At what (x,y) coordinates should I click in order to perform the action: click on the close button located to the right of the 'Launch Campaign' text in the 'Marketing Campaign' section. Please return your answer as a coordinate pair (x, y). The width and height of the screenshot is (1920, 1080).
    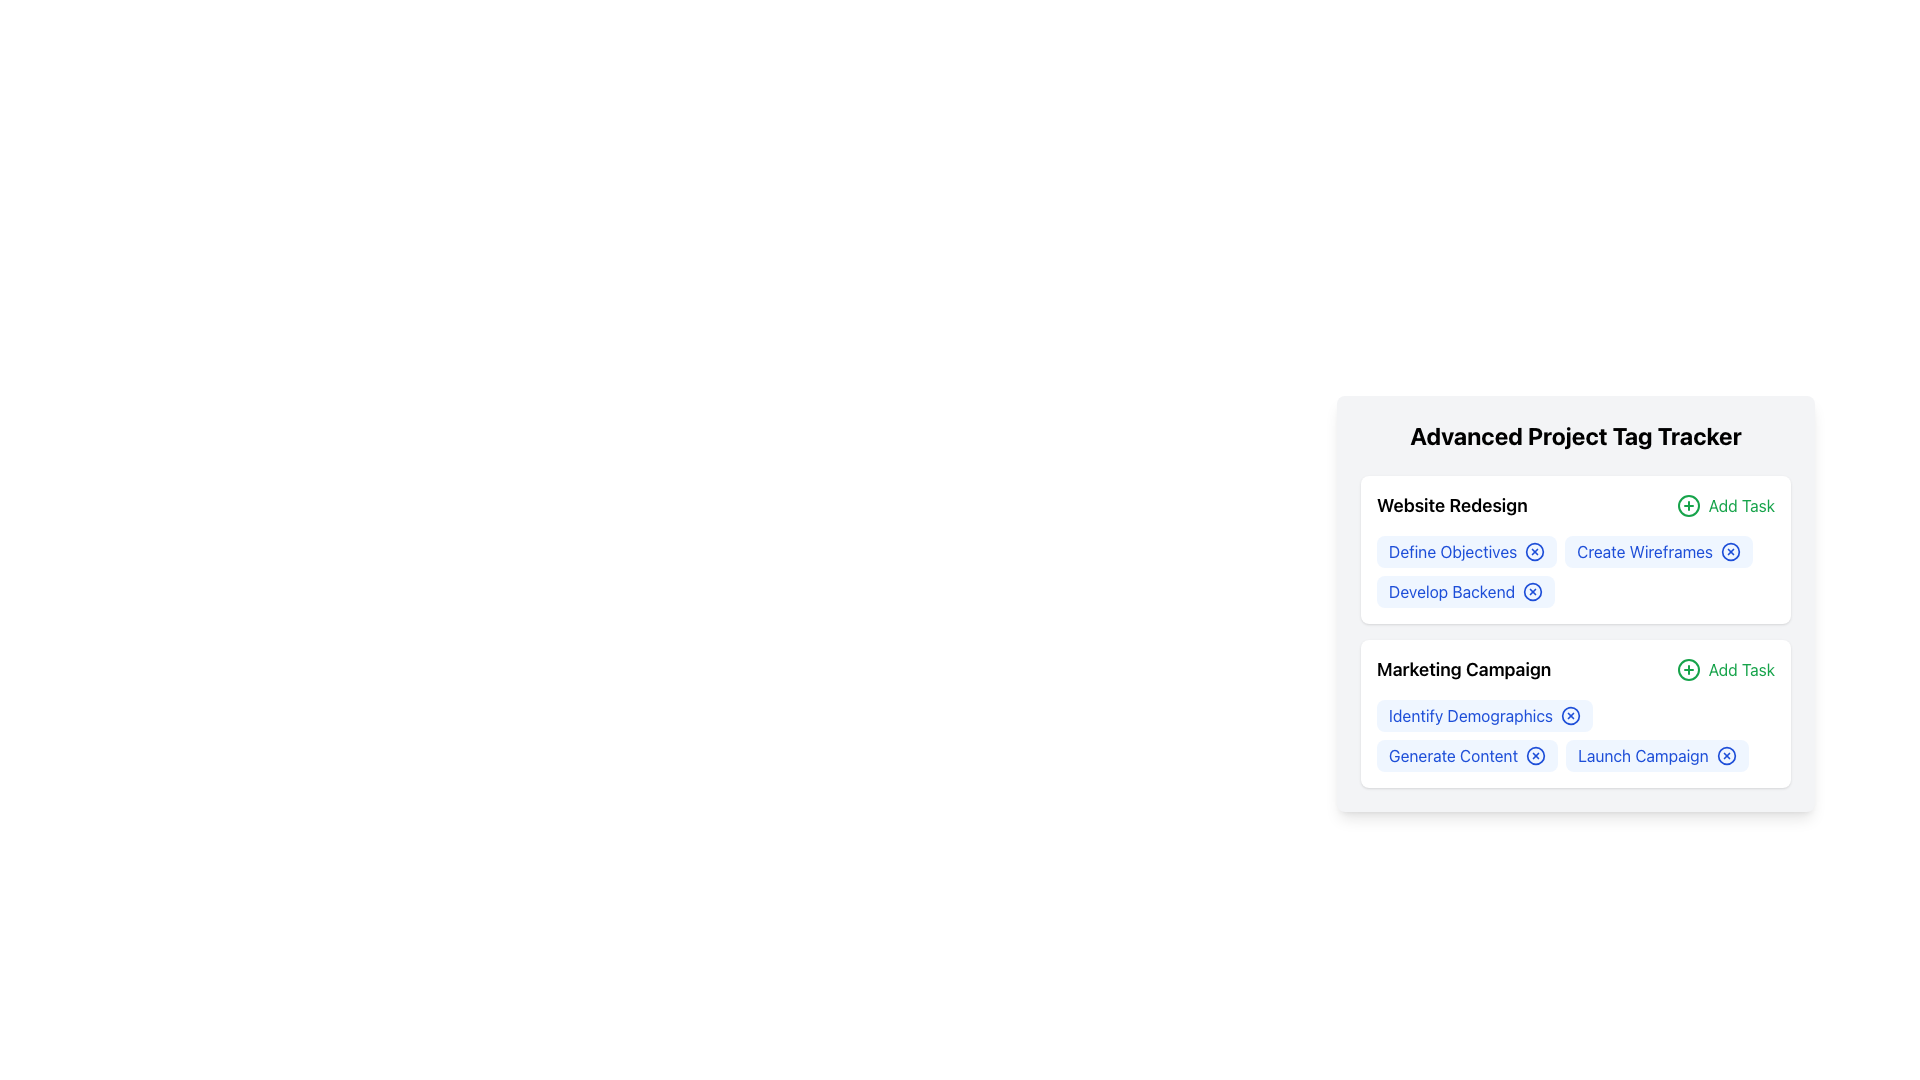
    Looking at the image, I should click on (1725, 756).